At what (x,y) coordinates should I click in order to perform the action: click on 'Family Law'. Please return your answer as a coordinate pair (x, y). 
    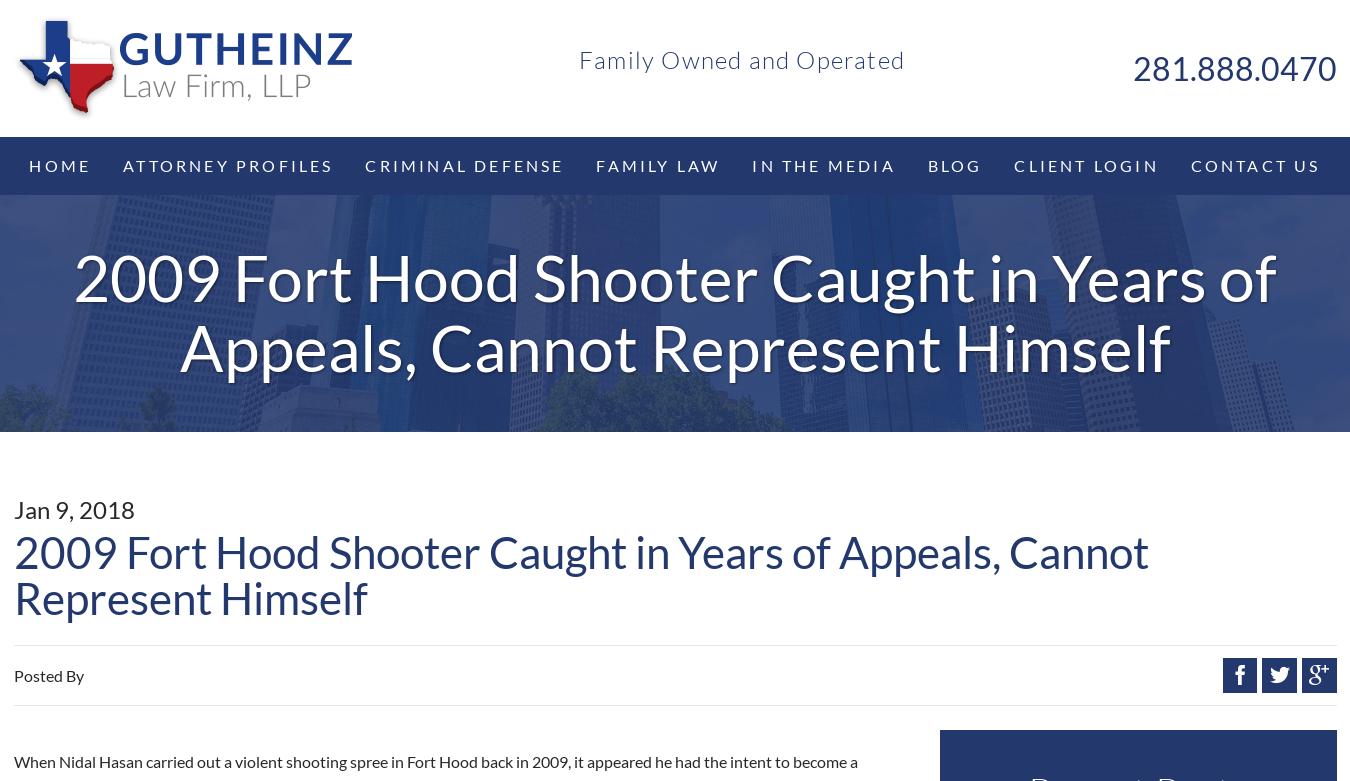
    Looking at the image, I should click on (657, 163).